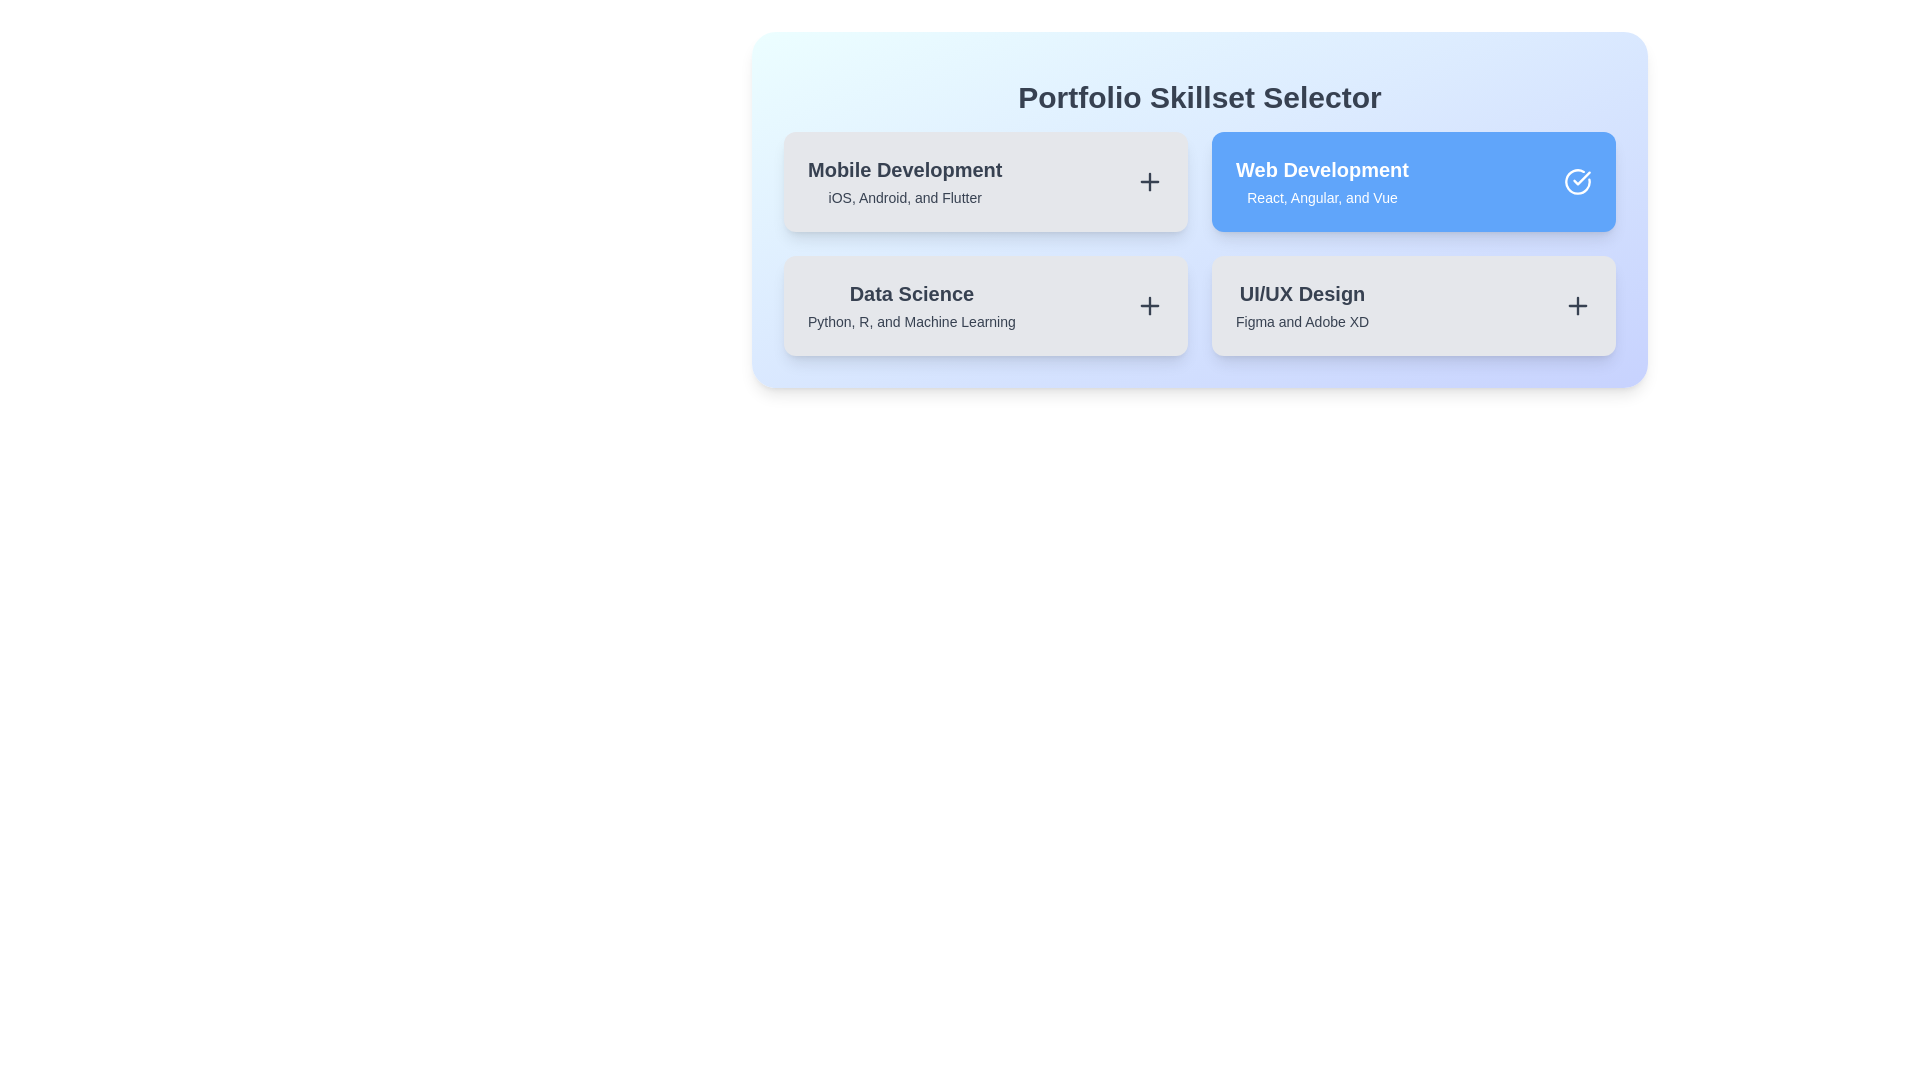 This screenshot has height=1080, width=1920. I want to click on the chip labeled UI/UX Design, so click(1413, 305).